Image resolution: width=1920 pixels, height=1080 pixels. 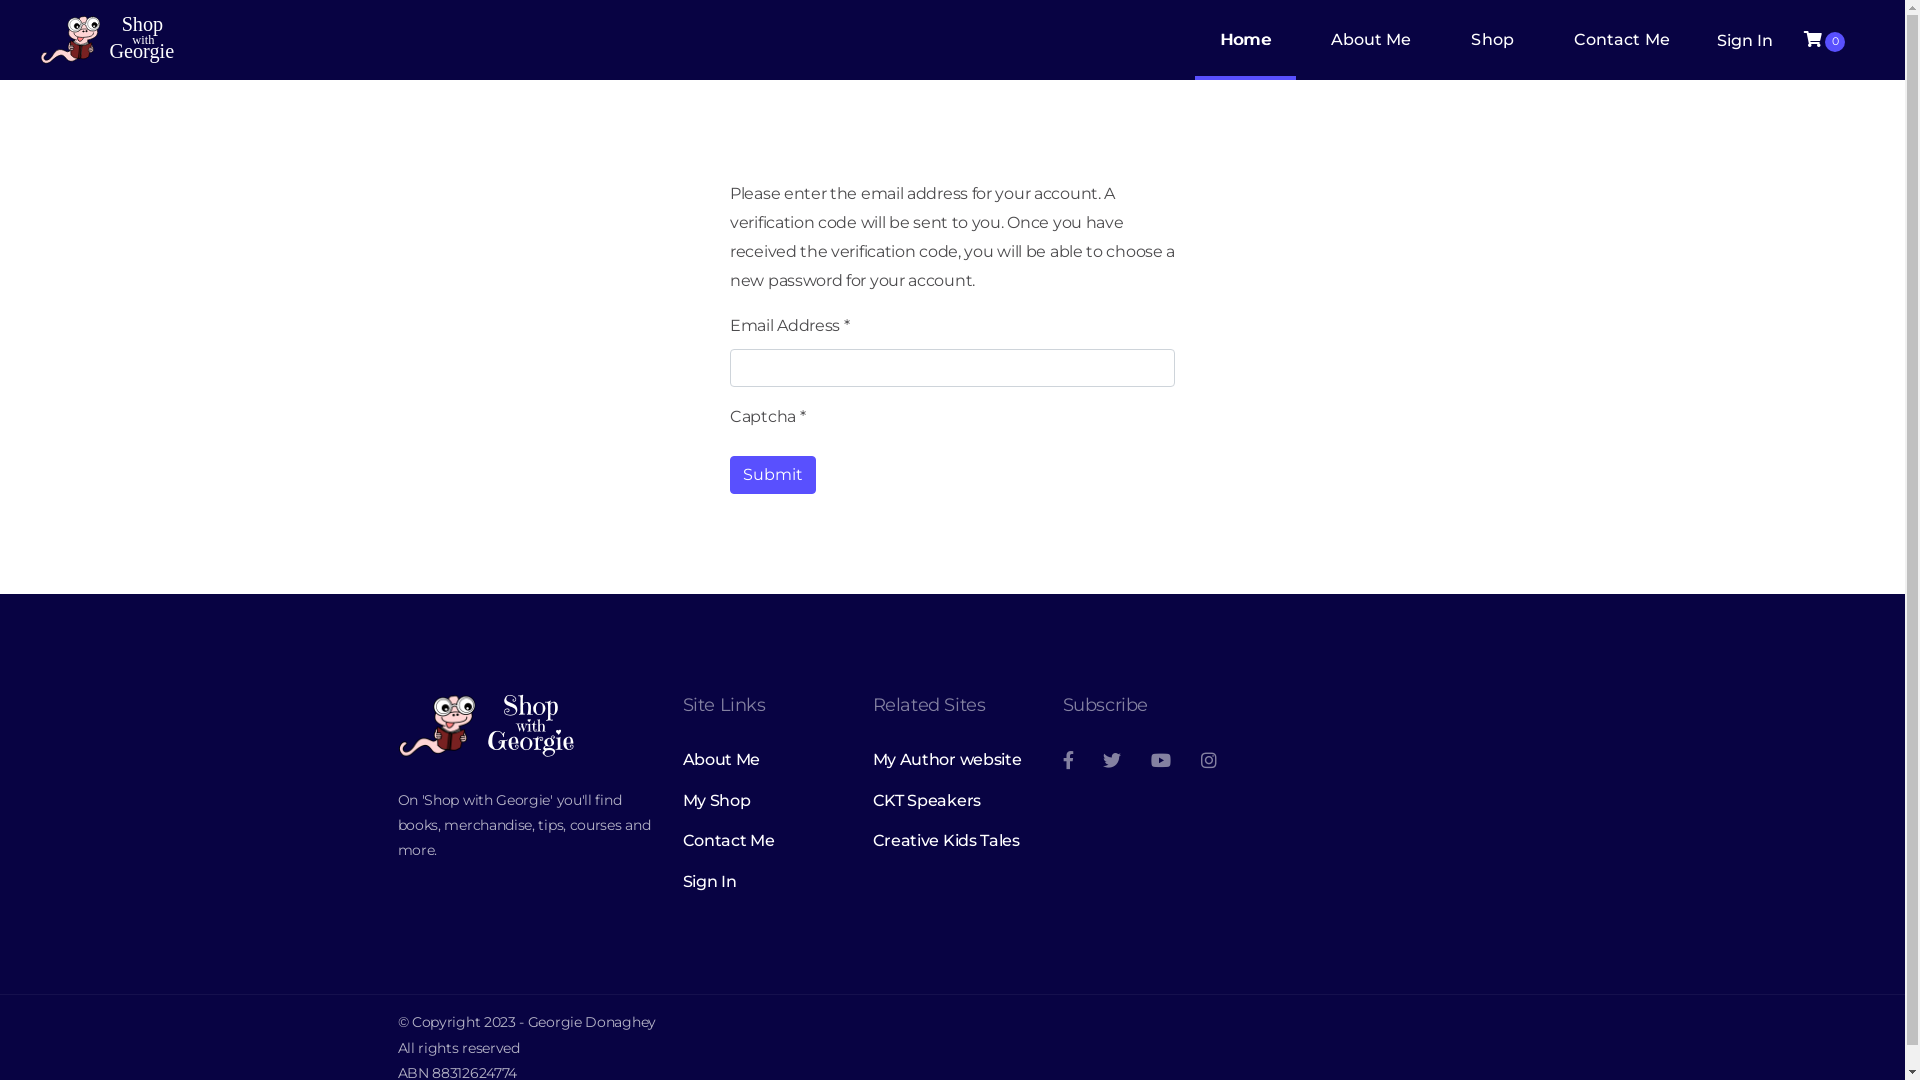 I want to click on 'My Shop', so click(x=761, y=800).